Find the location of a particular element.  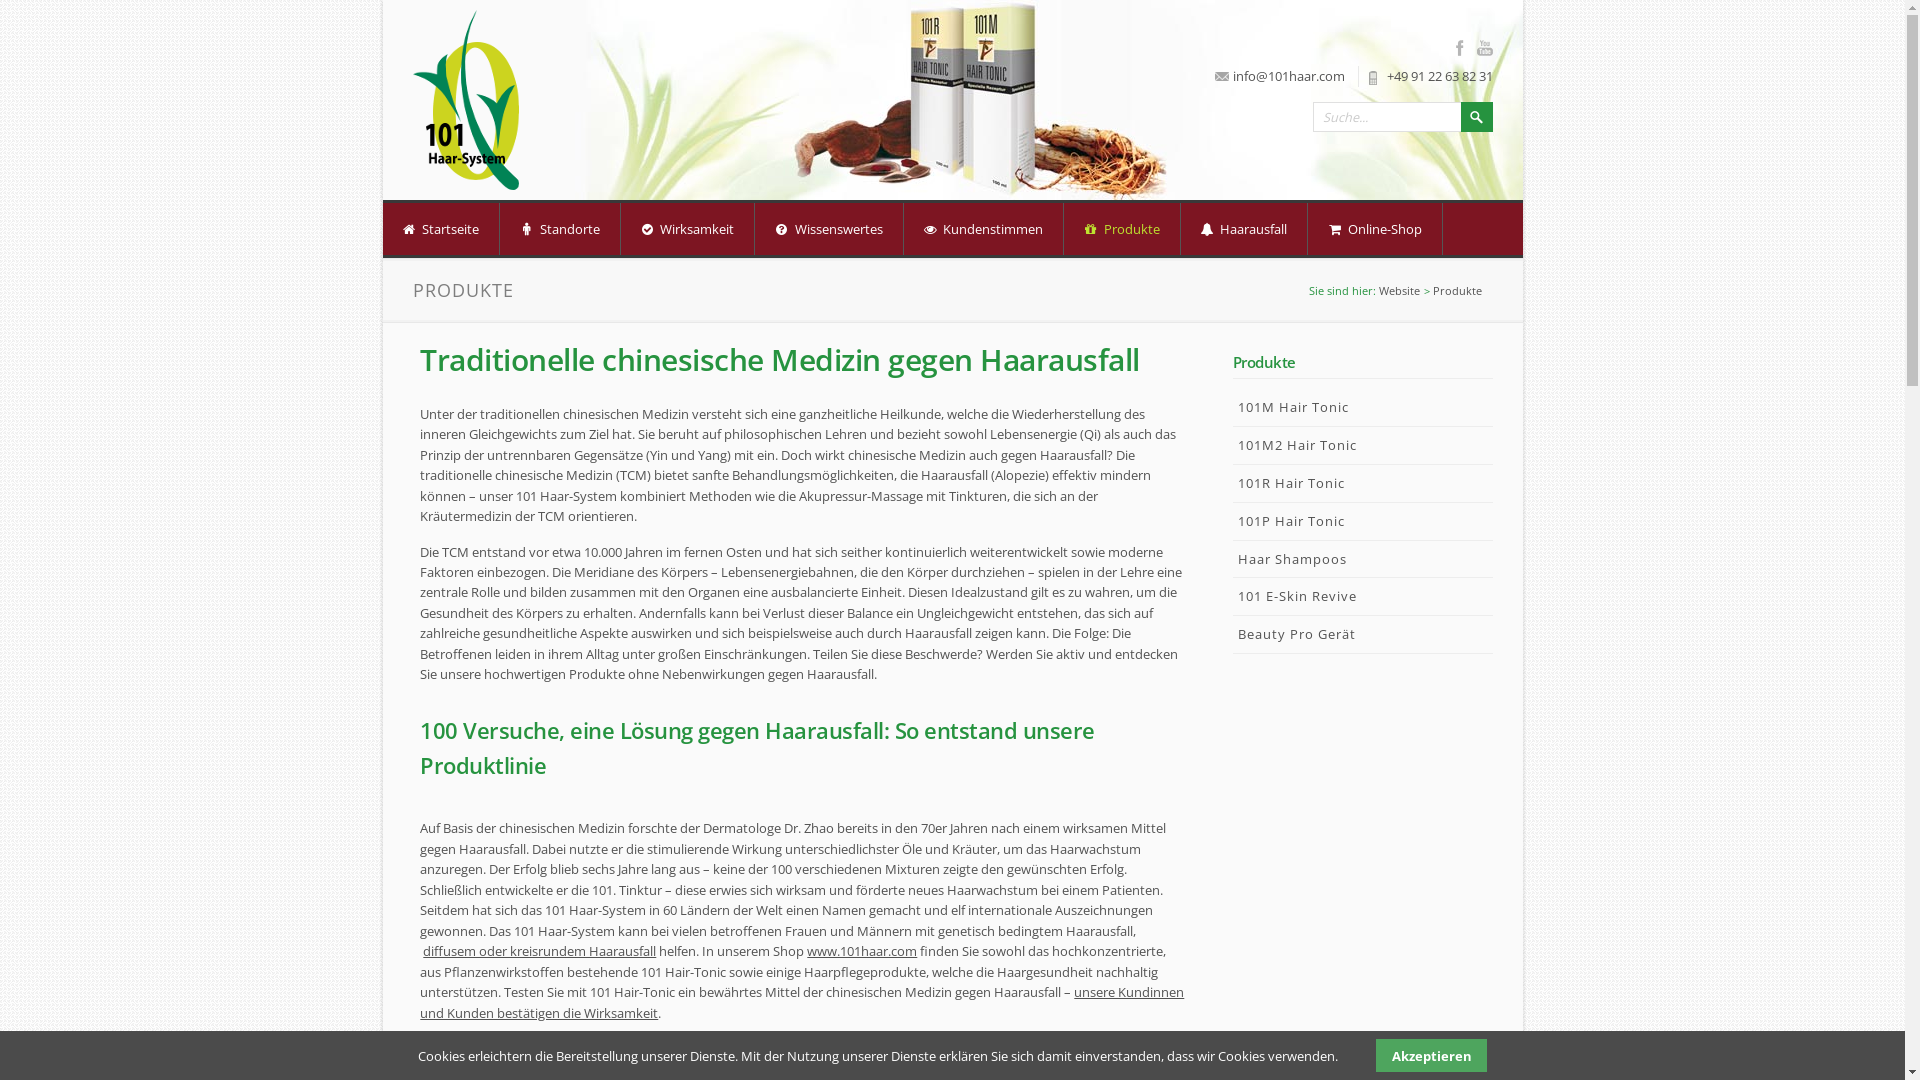

'101M2 Hair Tonic' is located at coordinates (1361, 445).